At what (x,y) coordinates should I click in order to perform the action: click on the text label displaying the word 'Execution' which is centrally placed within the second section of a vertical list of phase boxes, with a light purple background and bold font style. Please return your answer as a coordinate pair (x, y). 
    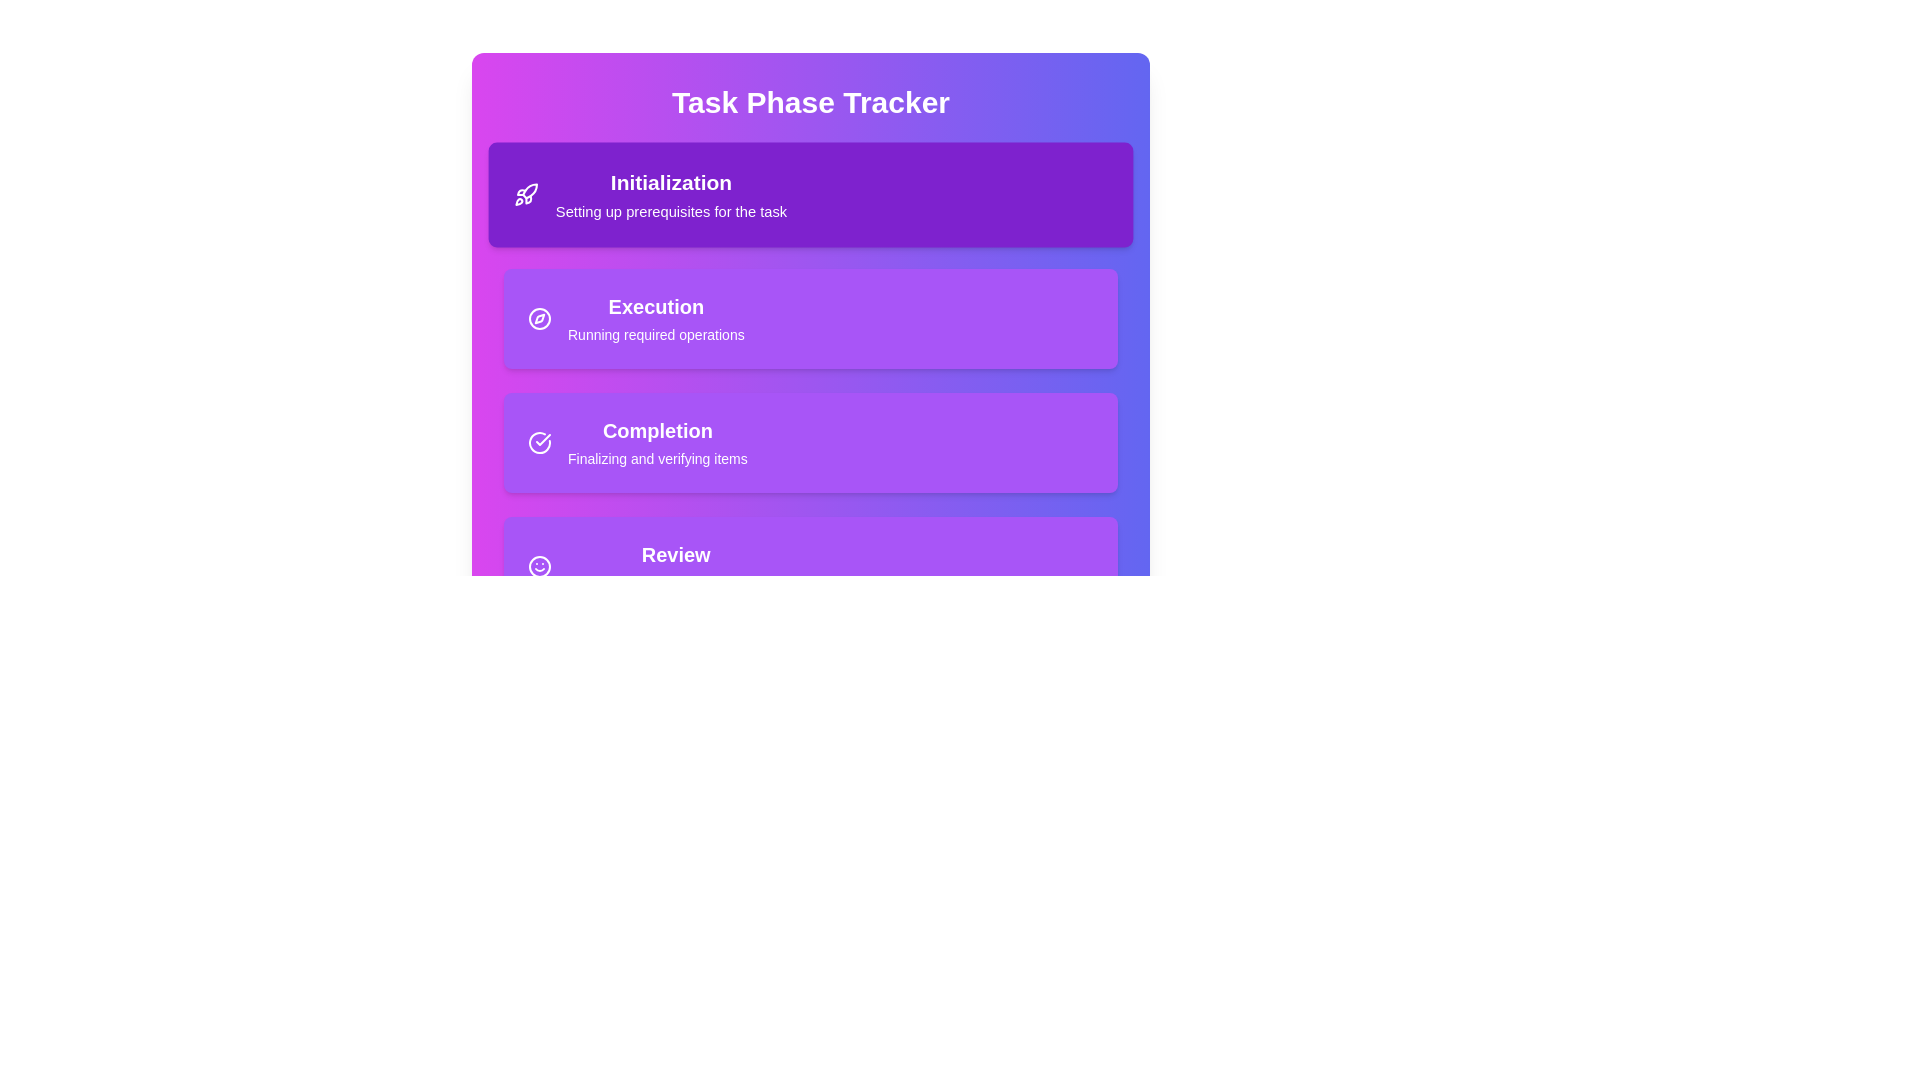
    Looking at the image, I should click on (656, 307).